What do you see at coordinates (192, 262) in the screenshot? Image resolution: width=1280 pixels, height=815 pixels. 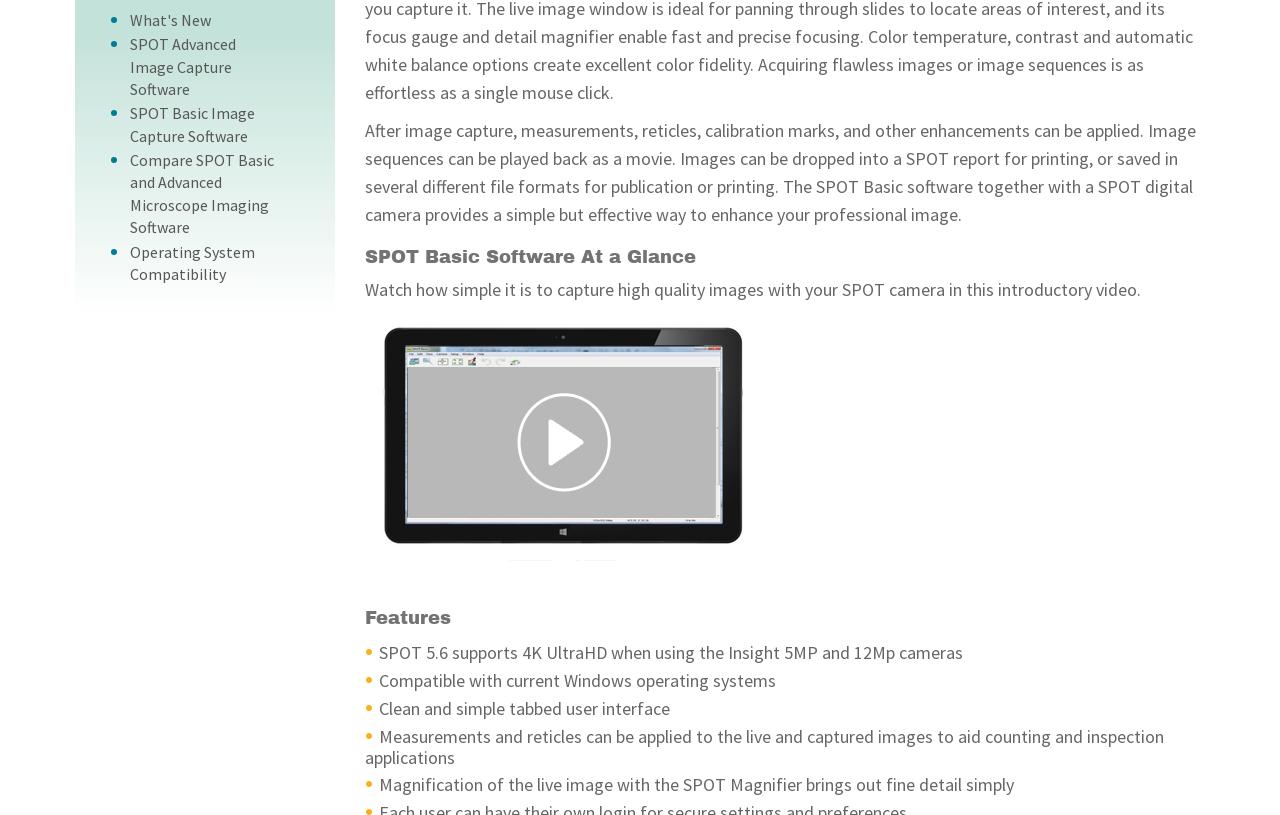 I see `'Operating System Compatibility'` at bounding box center [192, 262].